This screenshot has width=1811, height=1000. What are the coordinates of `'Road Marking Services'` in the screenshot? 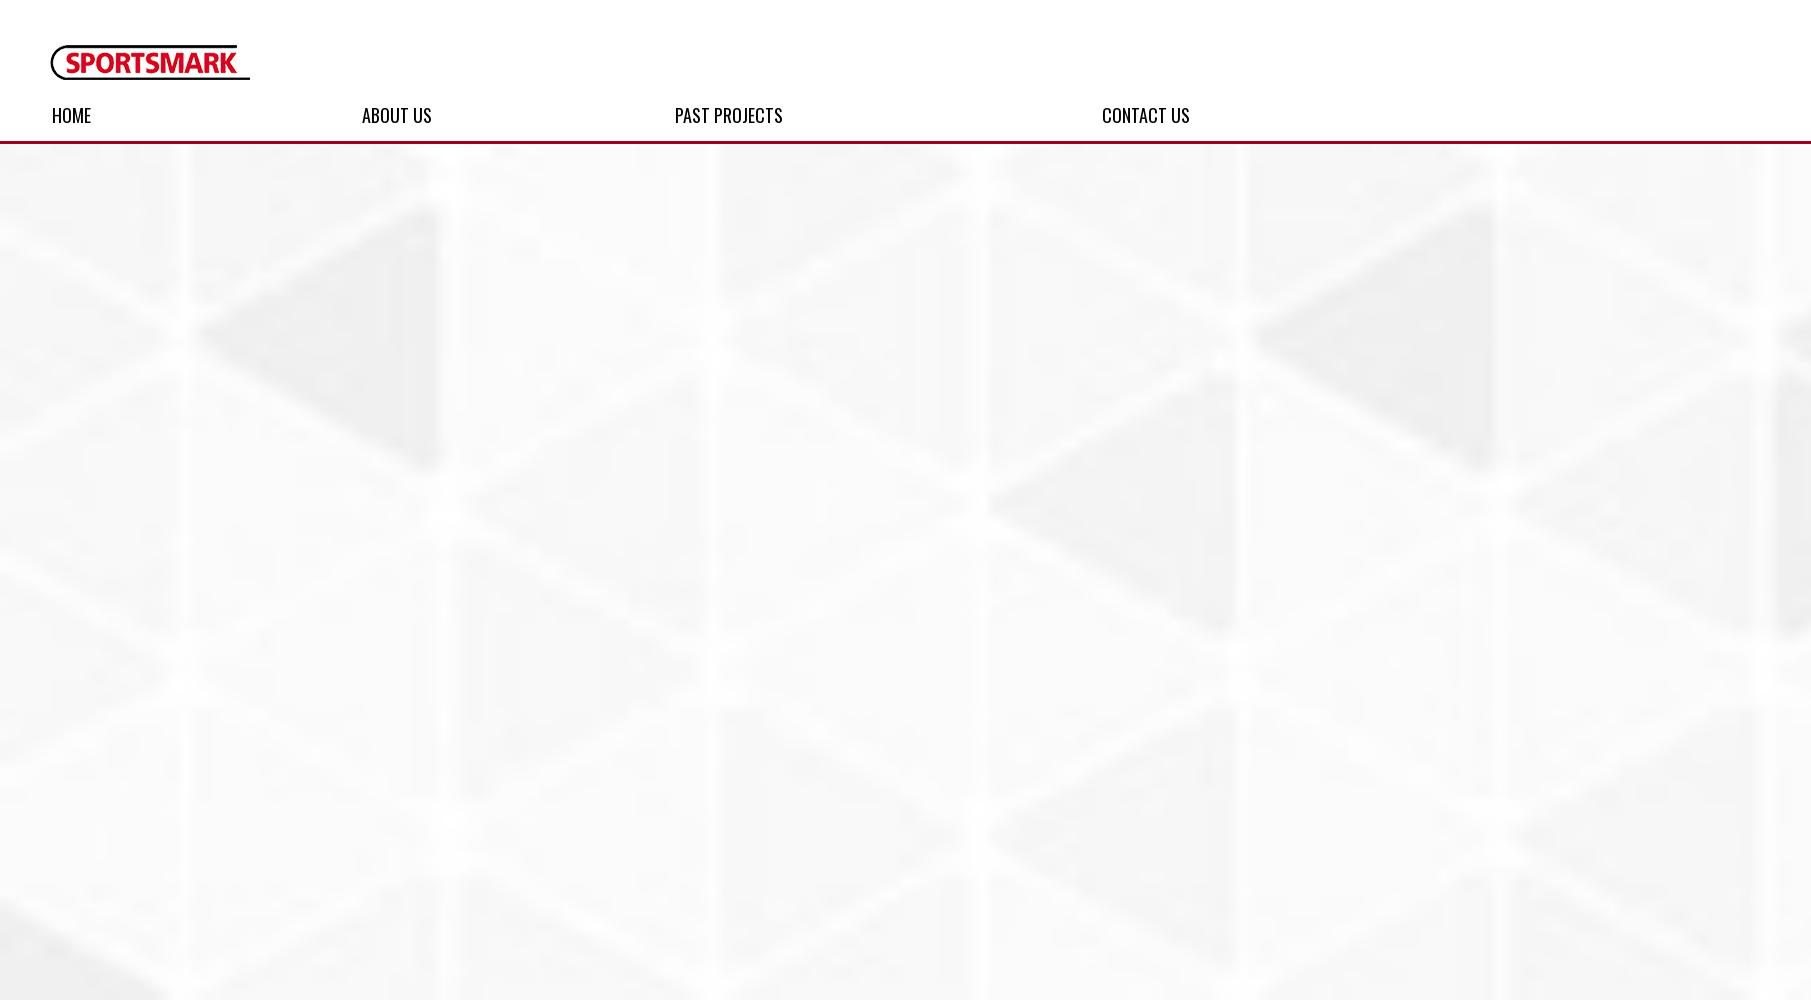 It's located at (814, 235).